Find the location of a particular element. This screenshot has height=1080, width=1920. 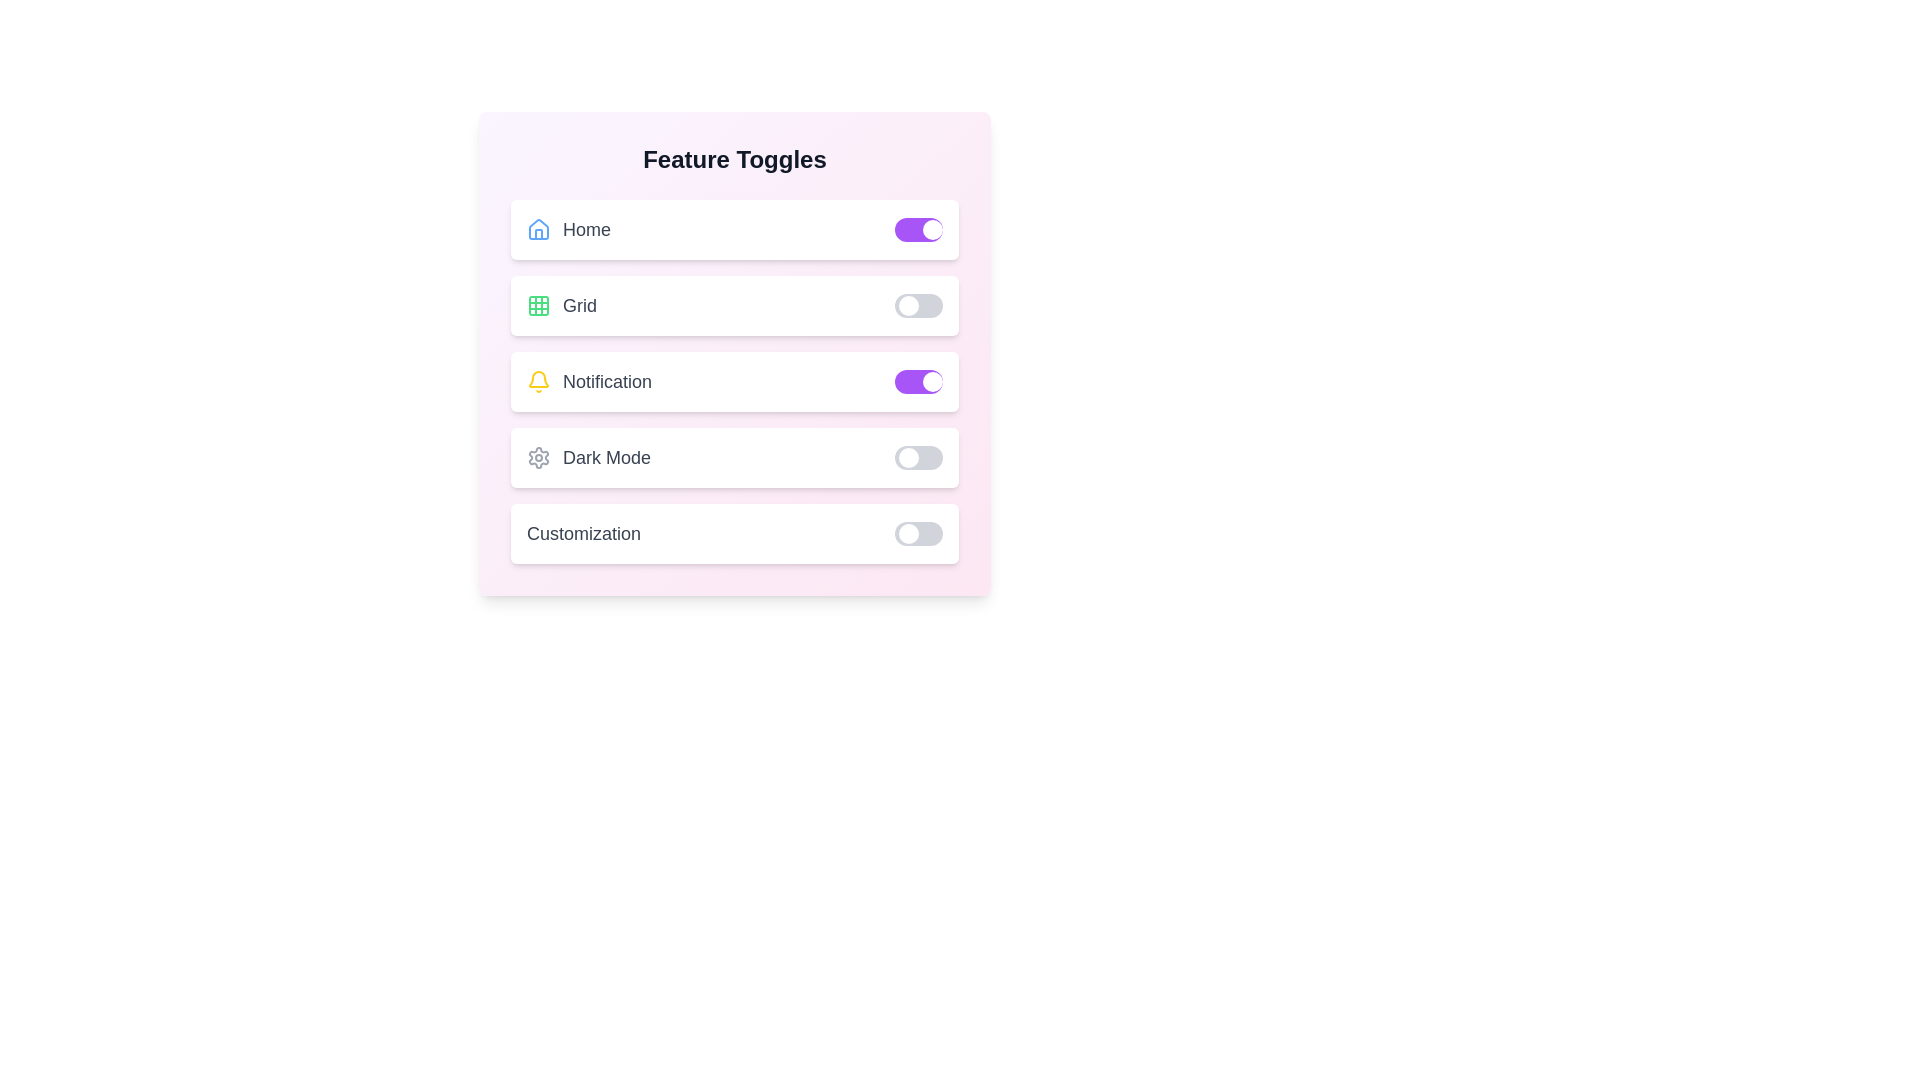

the 'Home' text label, which is styled in a medium-sized, capitalized font and is located in the first row of a feature toggle list, directly to the right of a house icon is located at coordinates (585, 229).